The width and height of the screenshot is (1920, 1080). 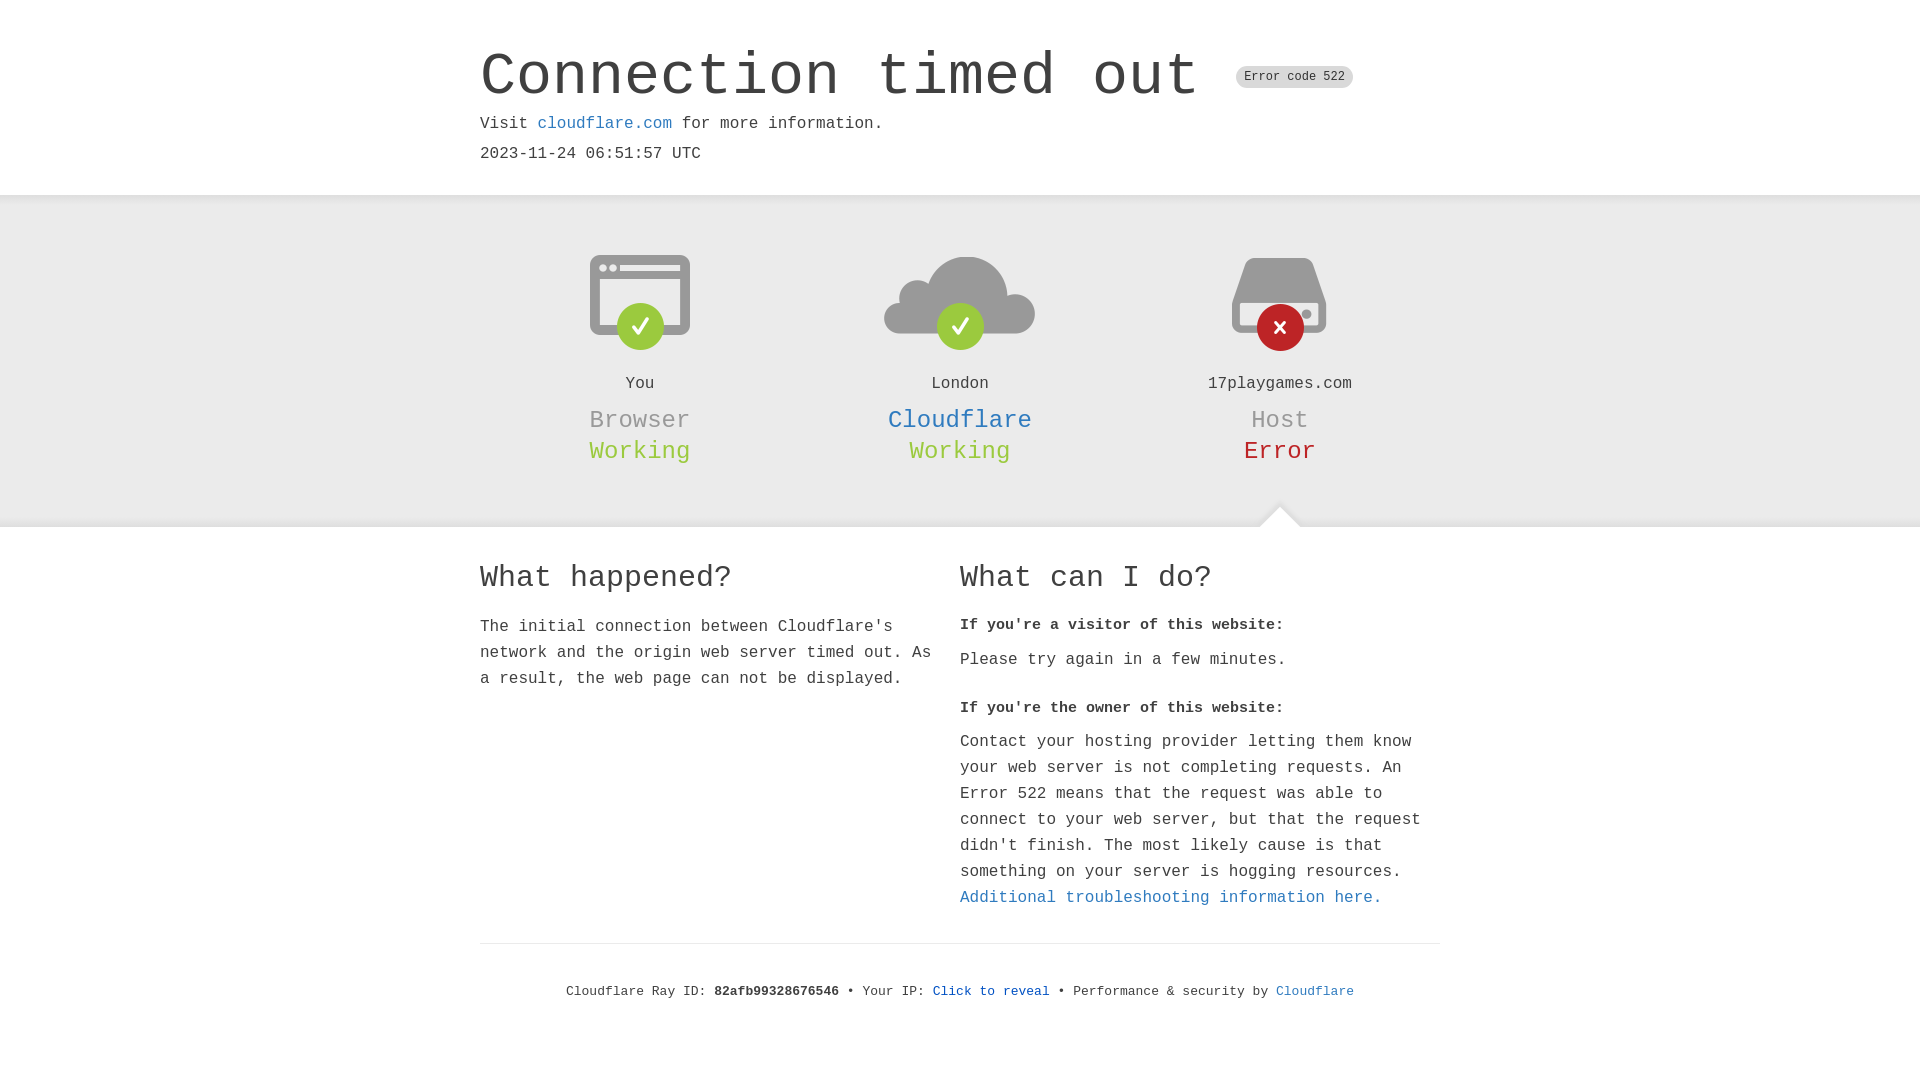 What do you see at coordinates (960, 419) in the screenshot?
I see `'Cloudflare'` at bounding box center [960, 419].